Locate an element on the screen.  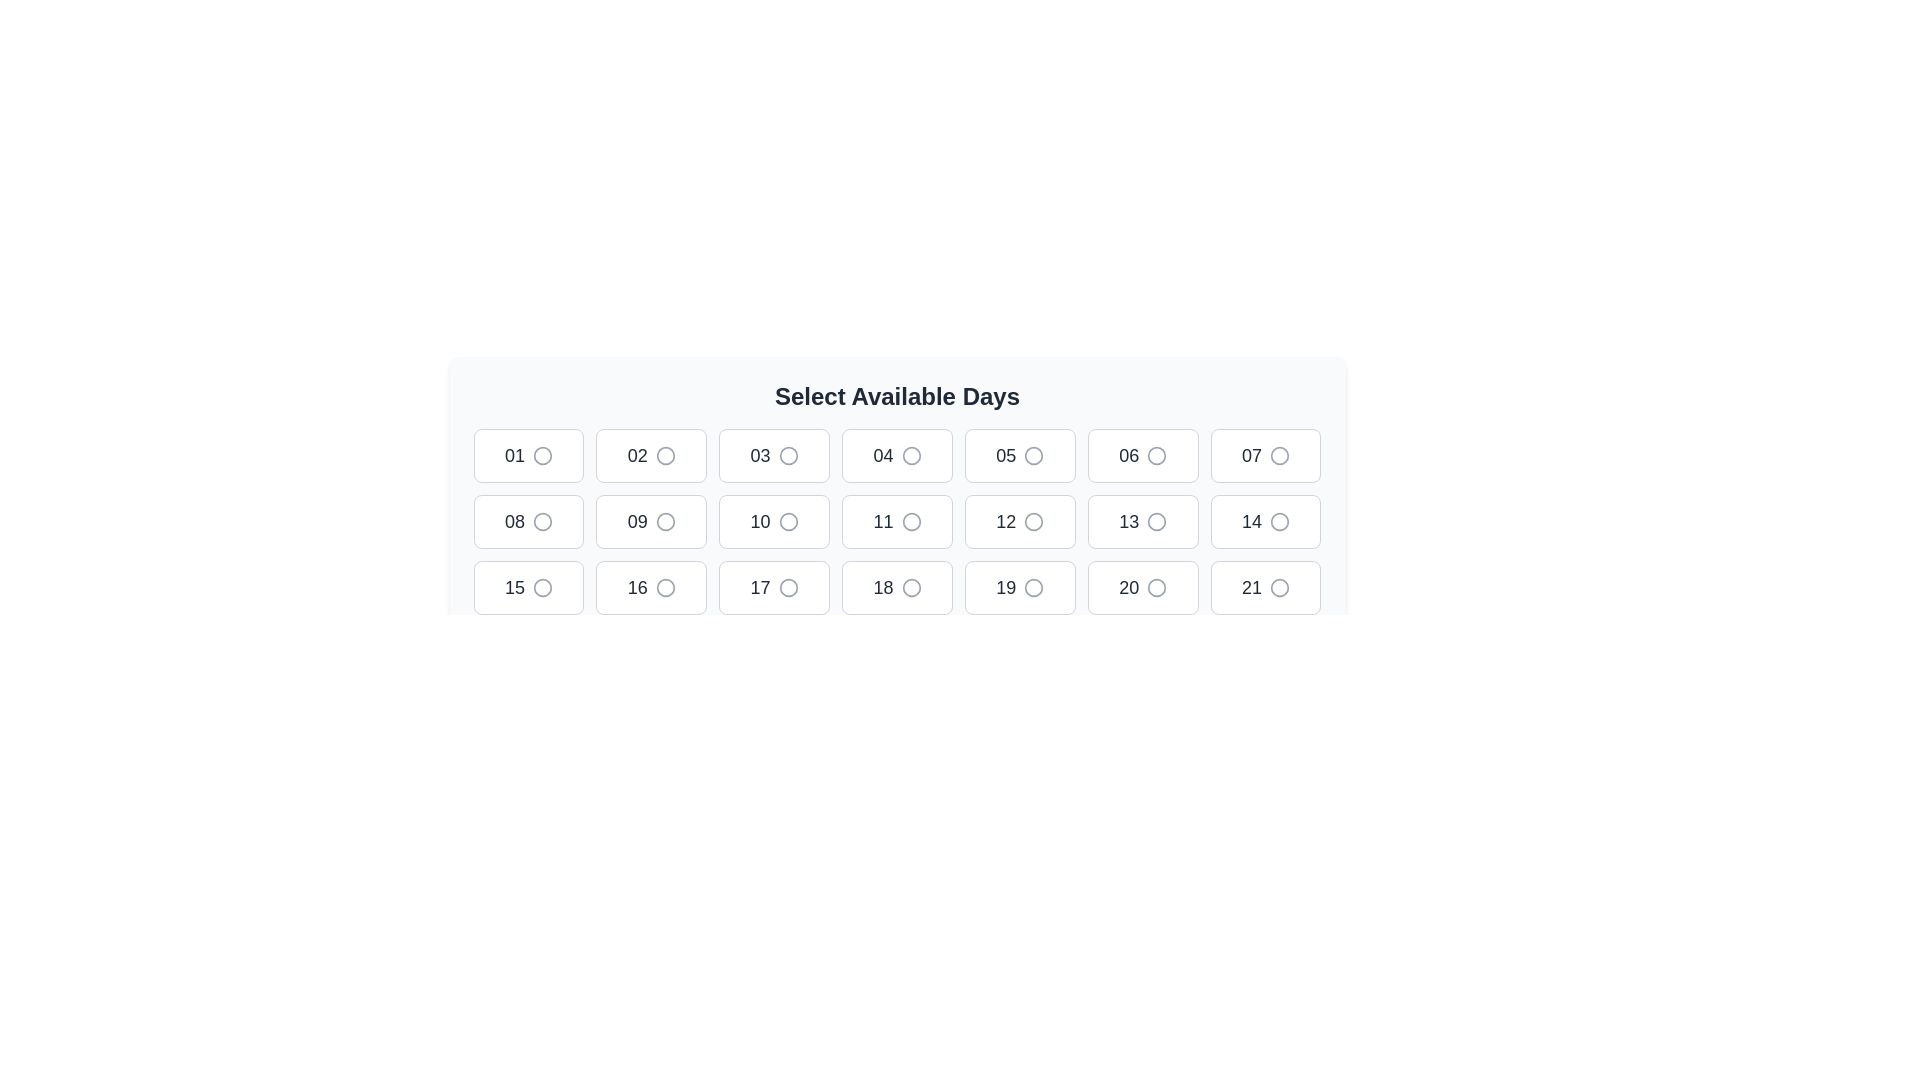
the radio button for selecting the 13th day in the 'Select Available Days' grid interface is located at coordinates (1143, 520).